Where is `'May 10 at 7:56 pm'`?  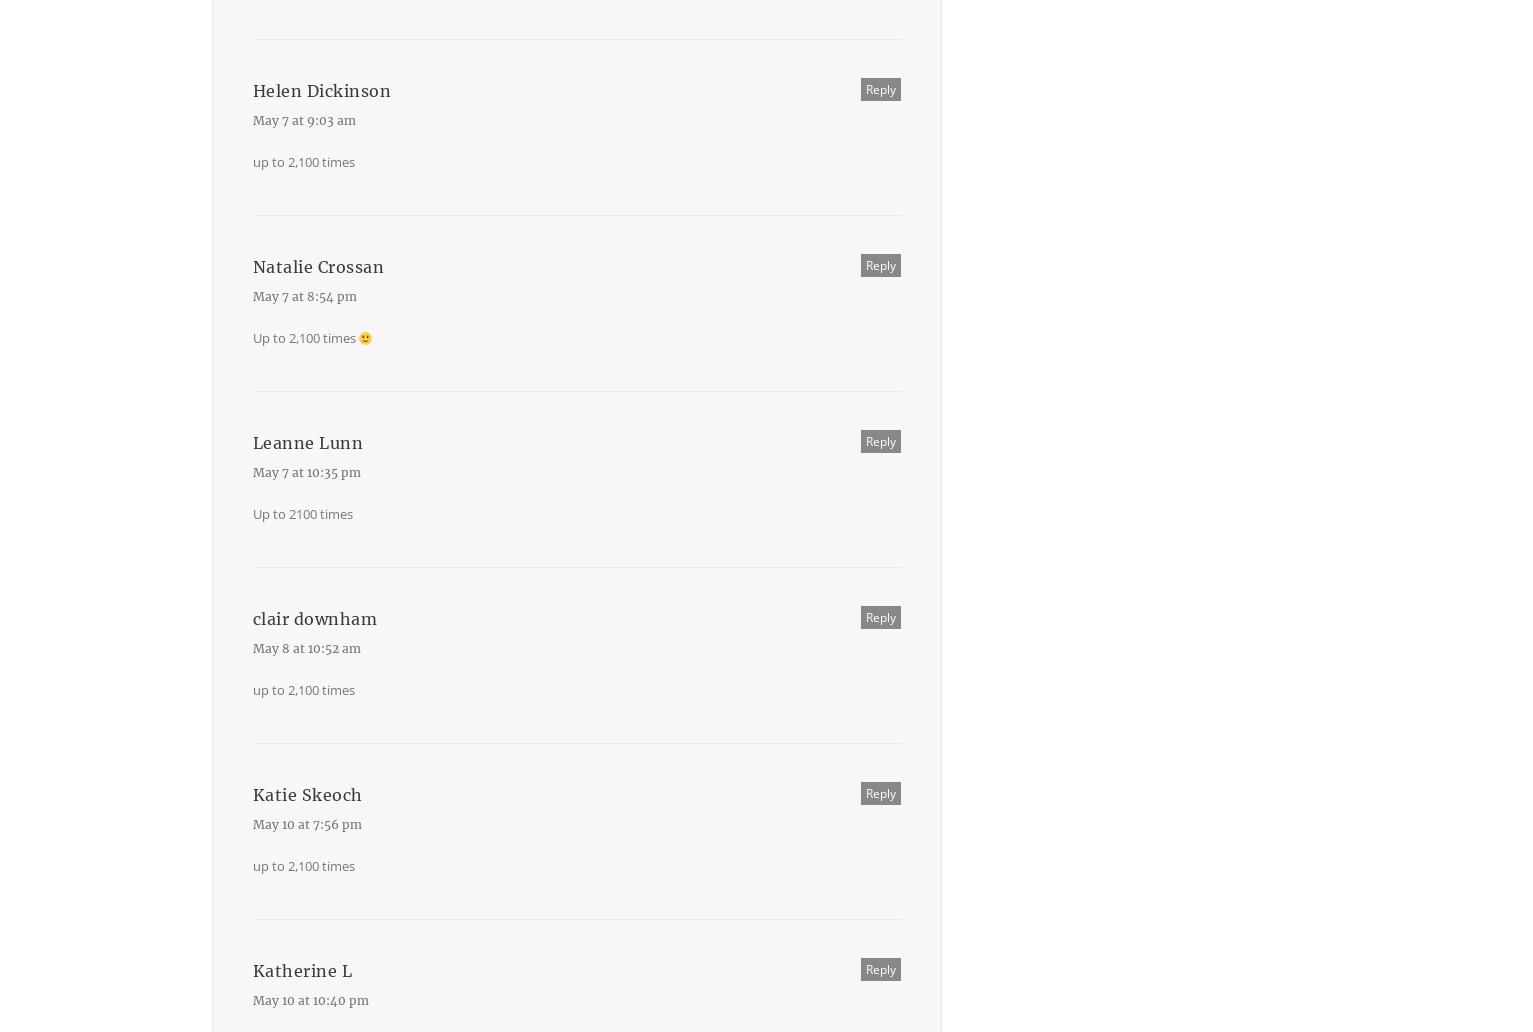
'May 10 at 7:56 pm' is located at coordinates (306, 824).